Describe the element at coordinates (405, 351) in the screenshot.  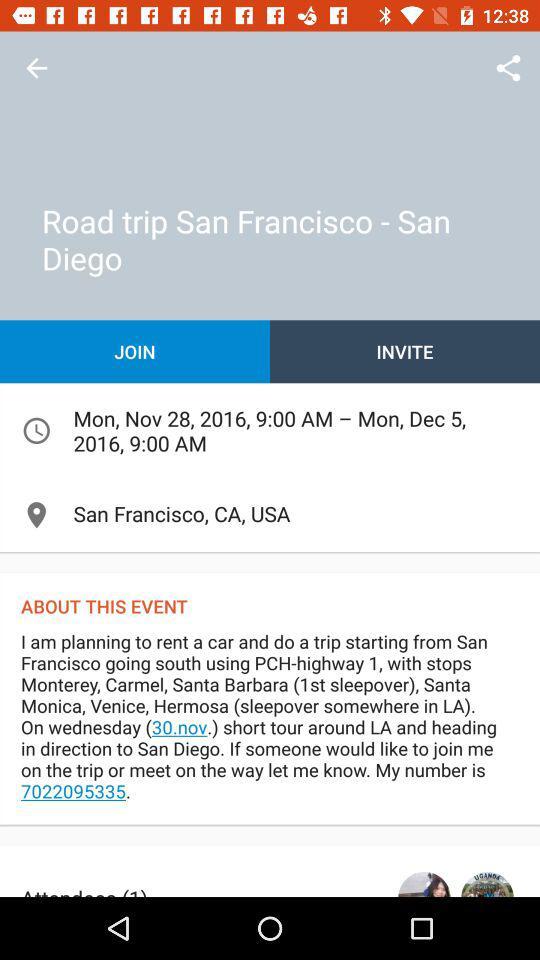
I see `icon above the mon nov 28` at that location.